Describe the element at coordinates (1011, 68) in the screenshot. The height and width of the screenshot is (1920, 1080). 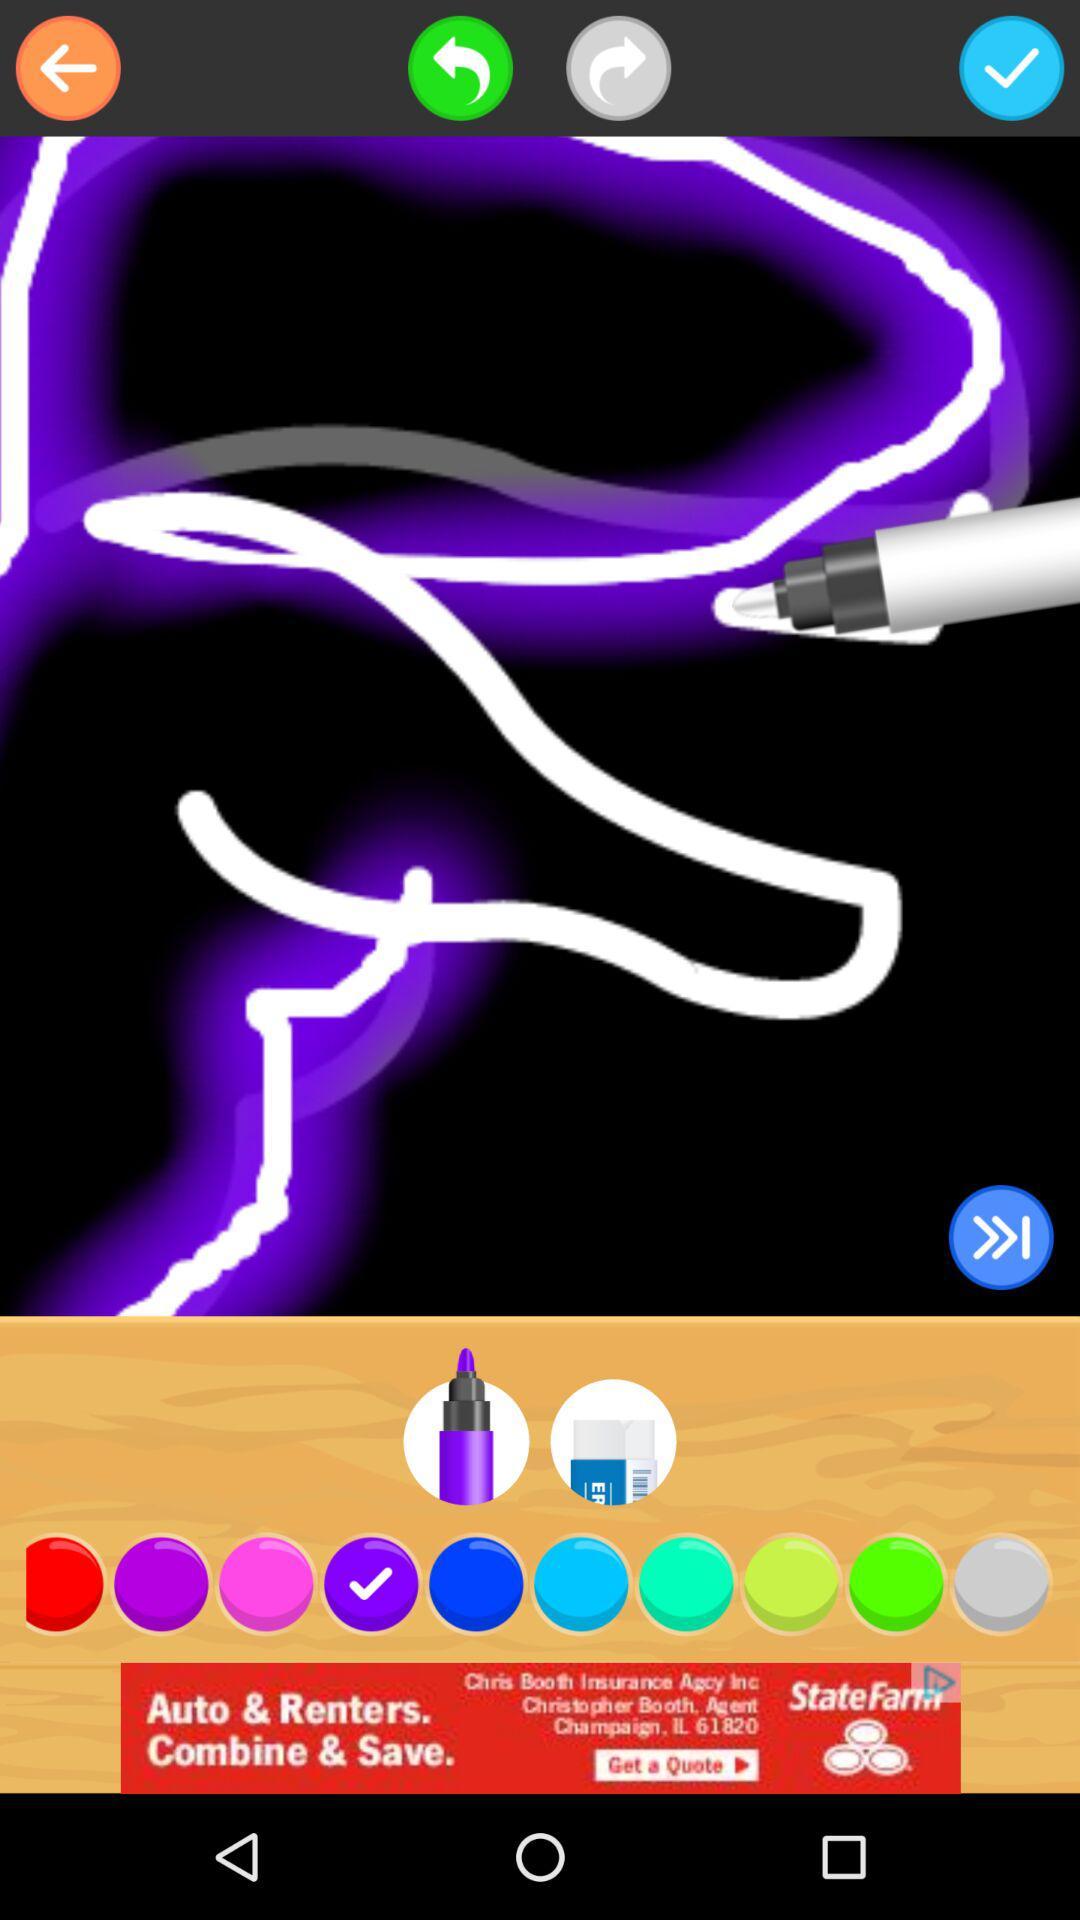
I see `accept and save` at that location.